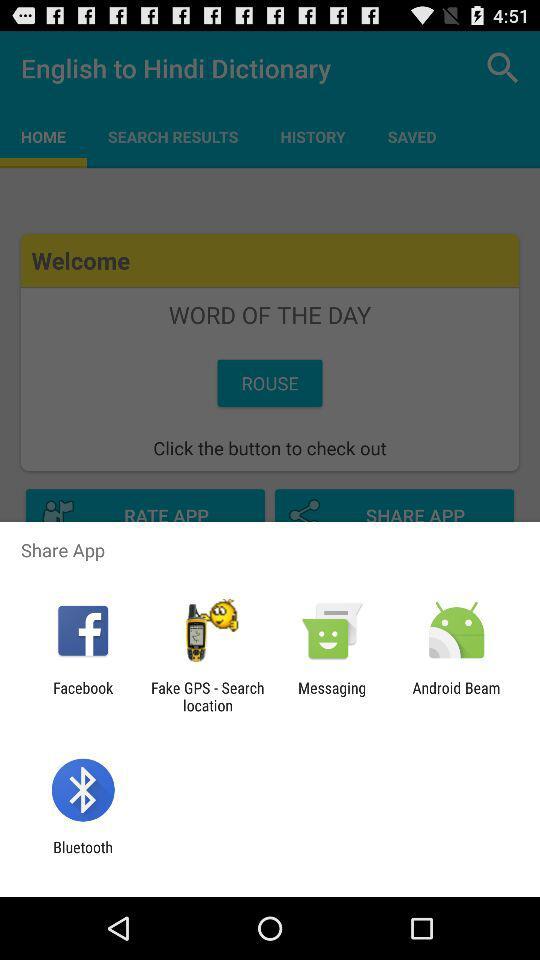  Describe the element at coordinates (82, 696) in the screenshot. I see `item to the left of the fake gps search app` at that location.